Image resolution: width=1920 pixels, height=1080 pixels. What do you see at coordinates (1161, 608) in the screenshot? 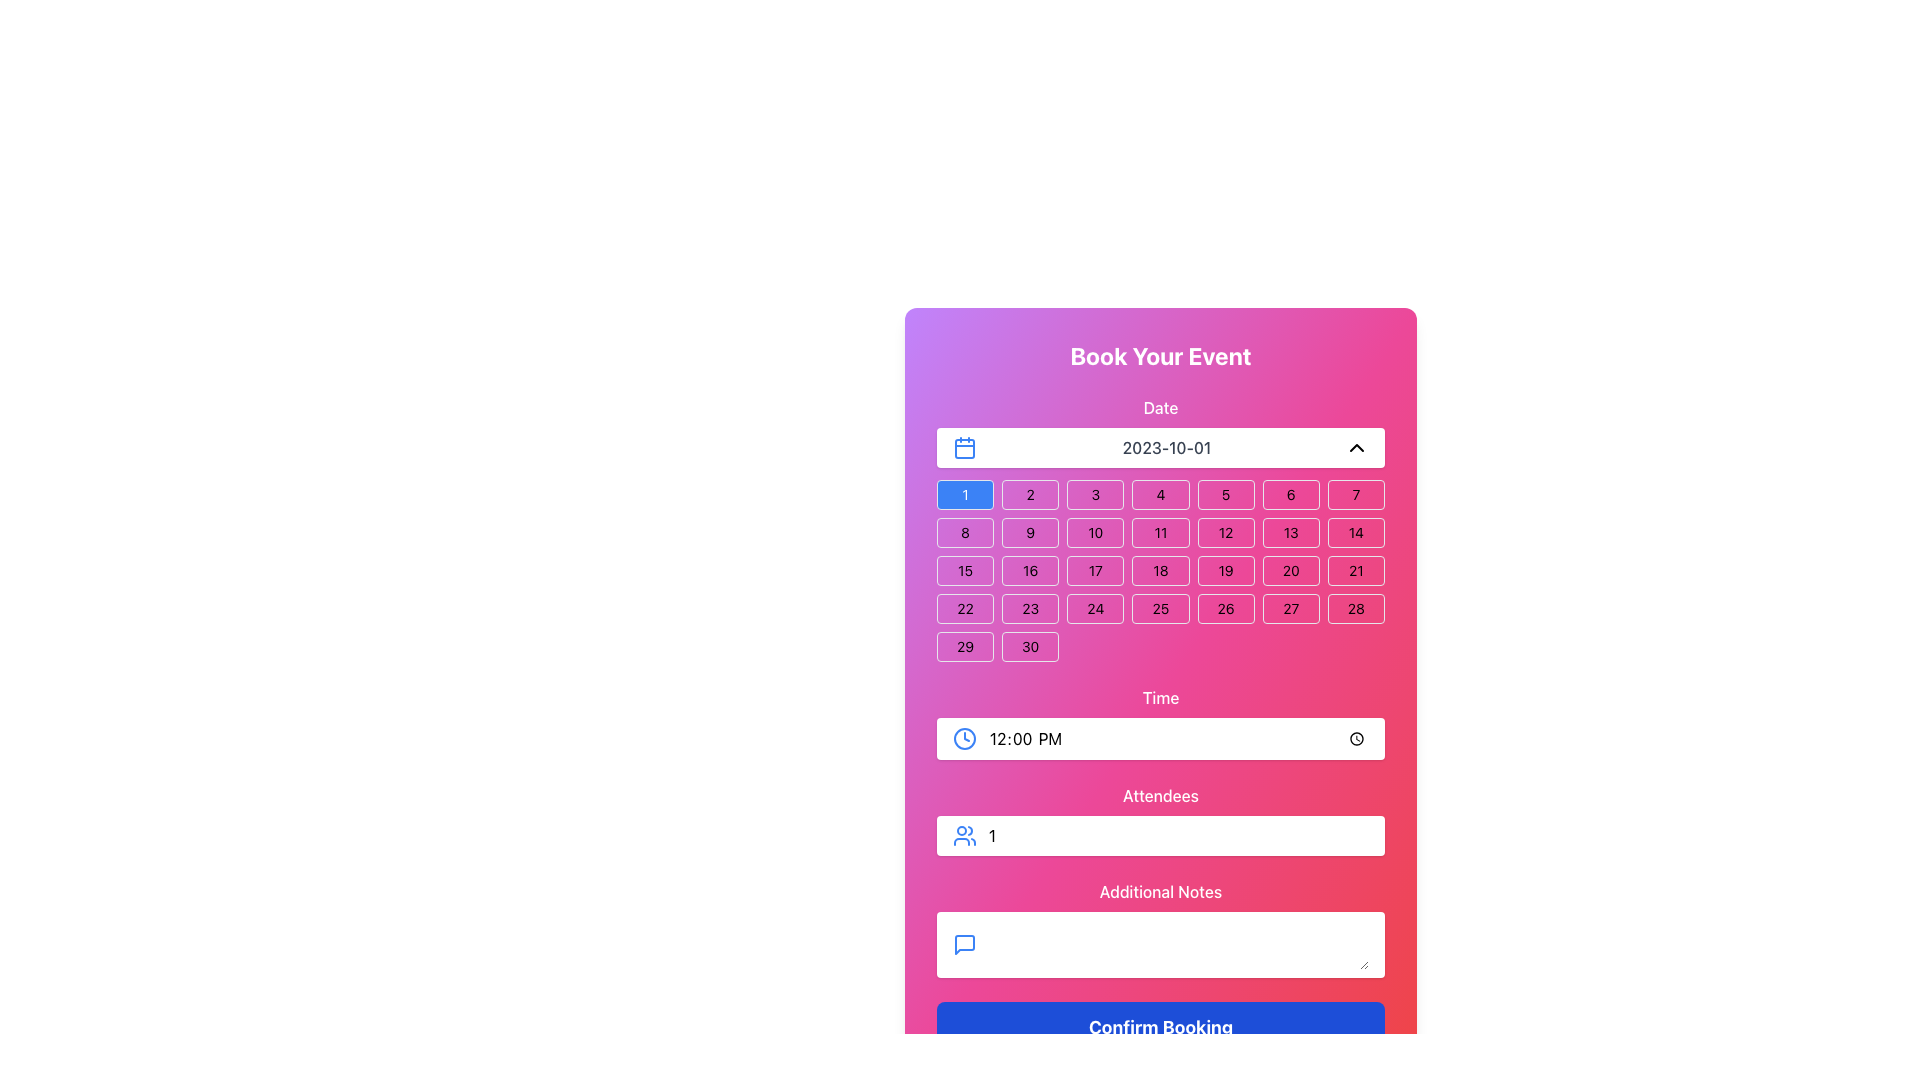
I see `the square button labeled '25' with a pink background and rounded border located in the fourth row and fourth column of the calendar grid` at bounding box center [1161, 608].